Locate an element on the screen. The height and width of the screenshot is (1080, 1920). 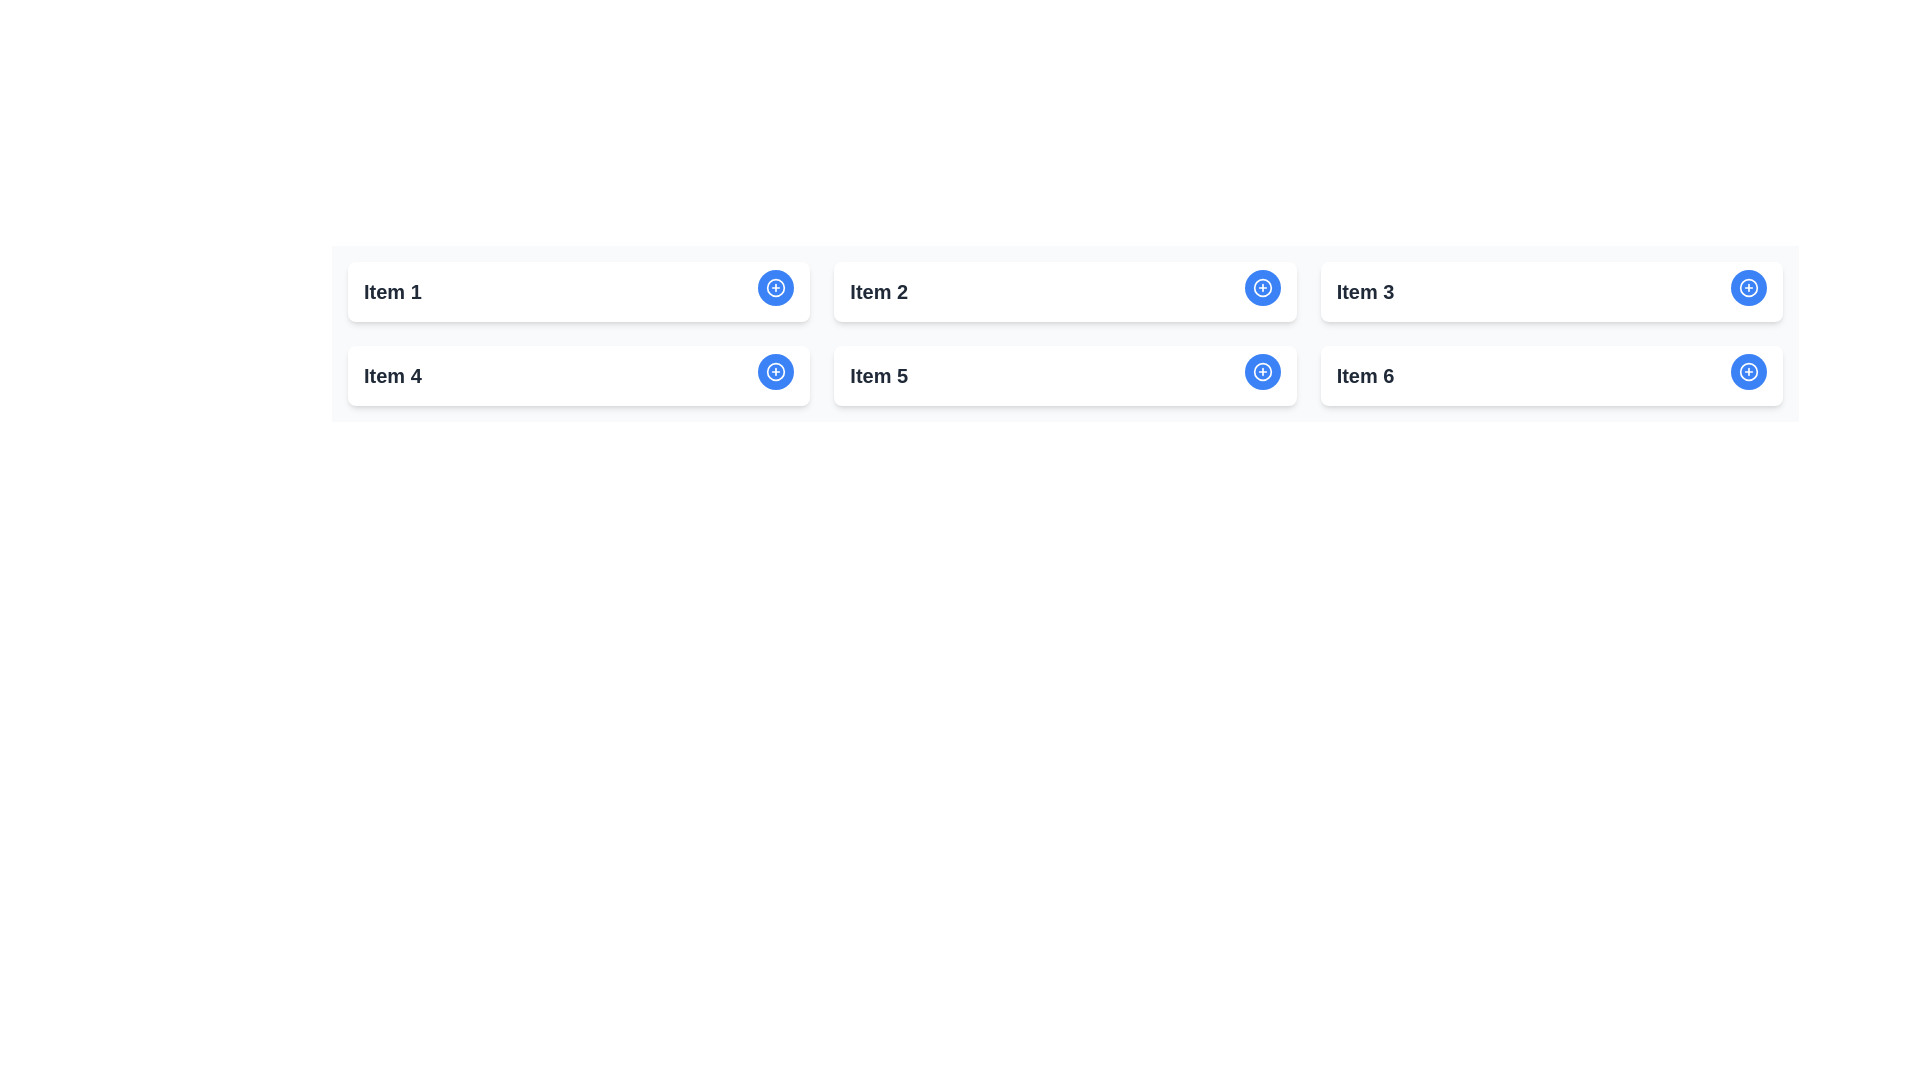
the circular icon button with a blue background and a white '+' symbol is located at coordinates (1261, 371).